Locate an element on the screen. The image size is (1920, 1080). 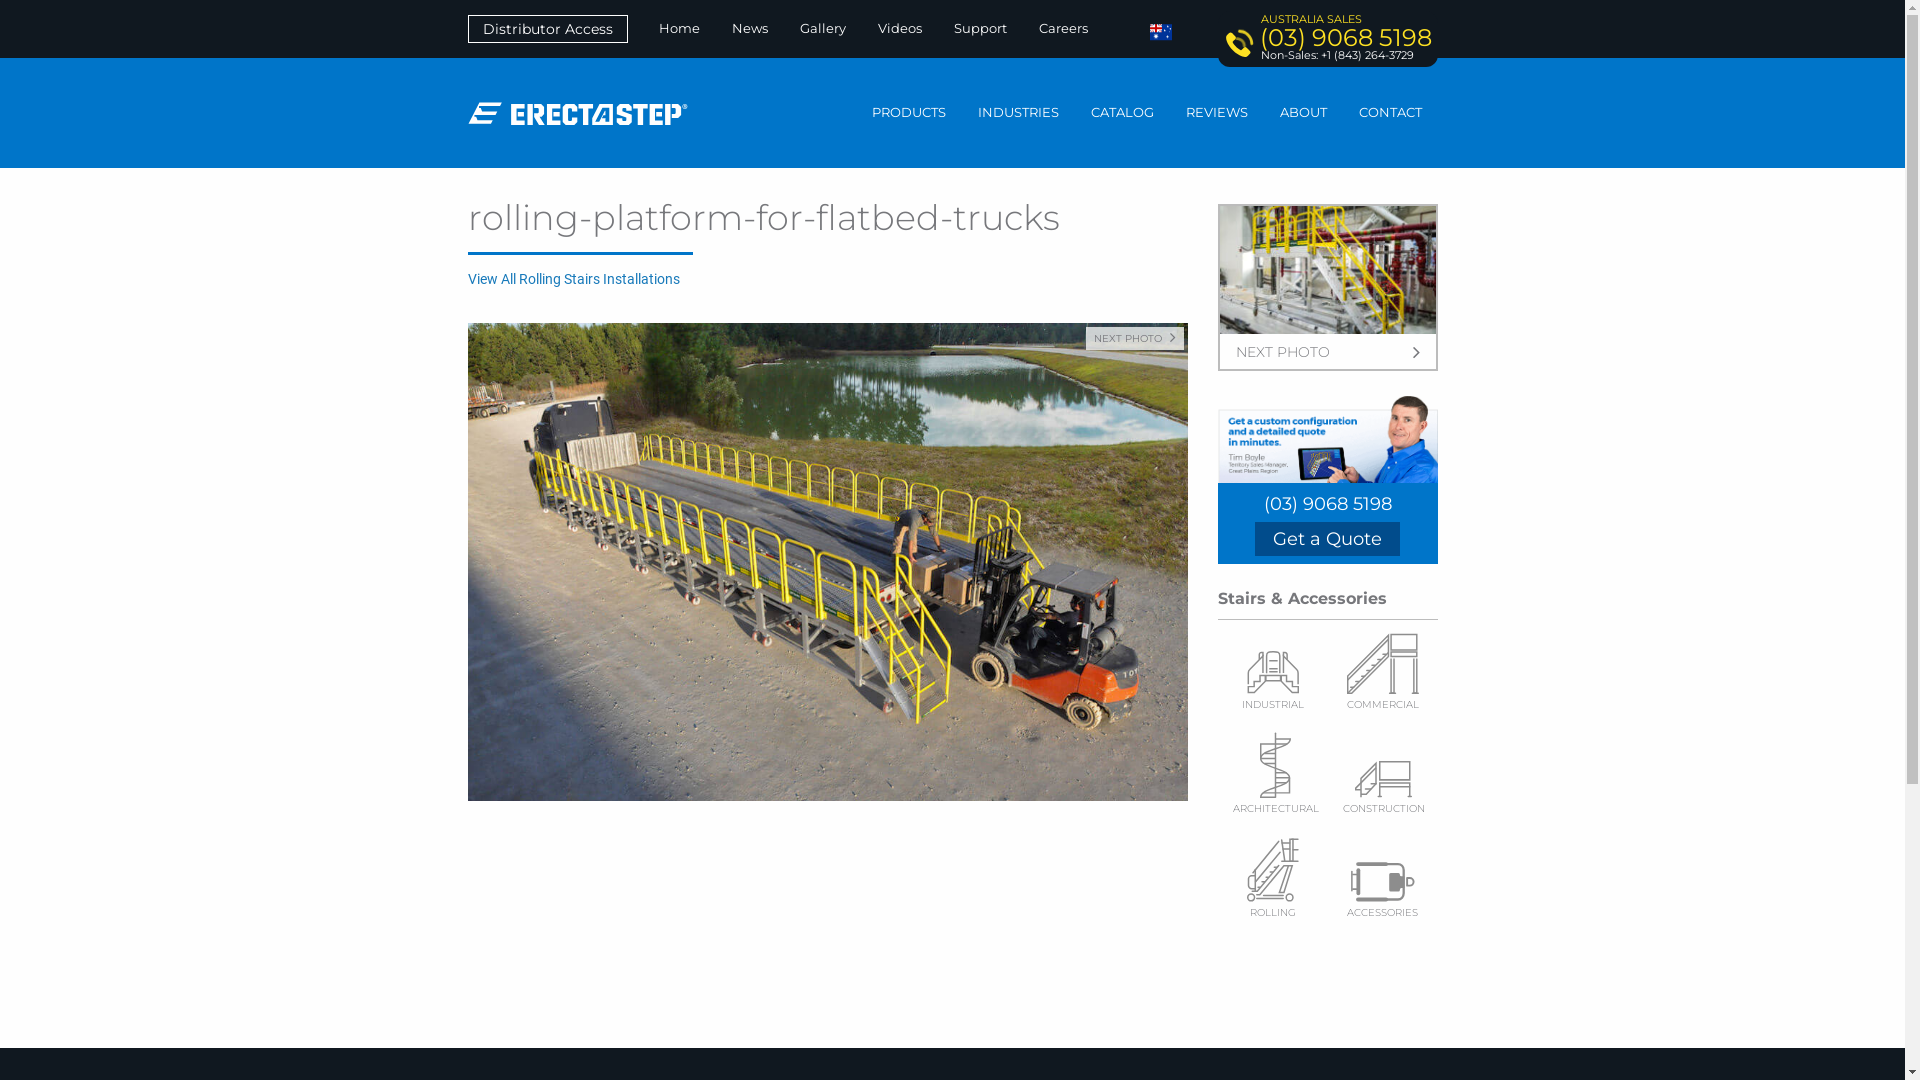
'Videos' is located at coordinates (899, 28).